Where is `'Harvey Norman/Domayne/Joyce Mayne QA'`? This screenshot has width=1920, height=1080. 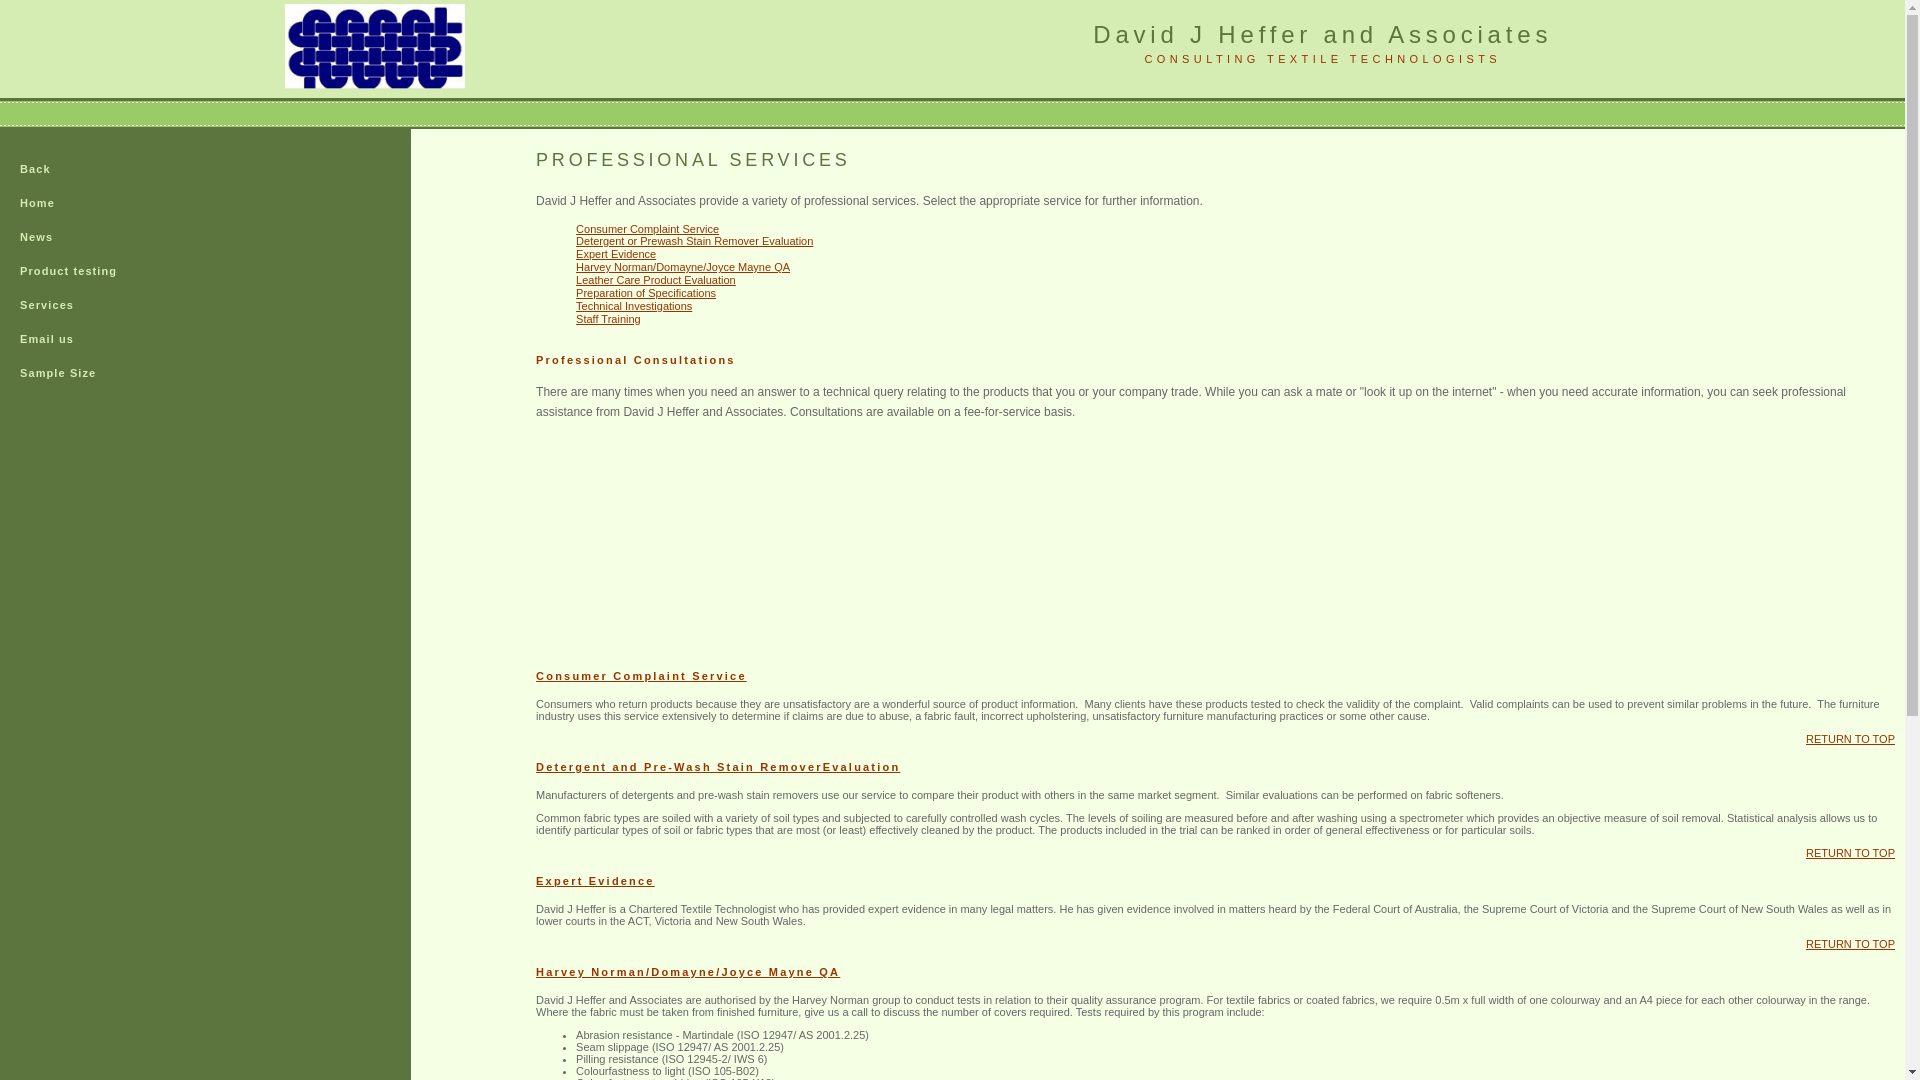 'Harvey Norman/Domayne/Joyce Mayne QA' is located at coordinates (575, 265).